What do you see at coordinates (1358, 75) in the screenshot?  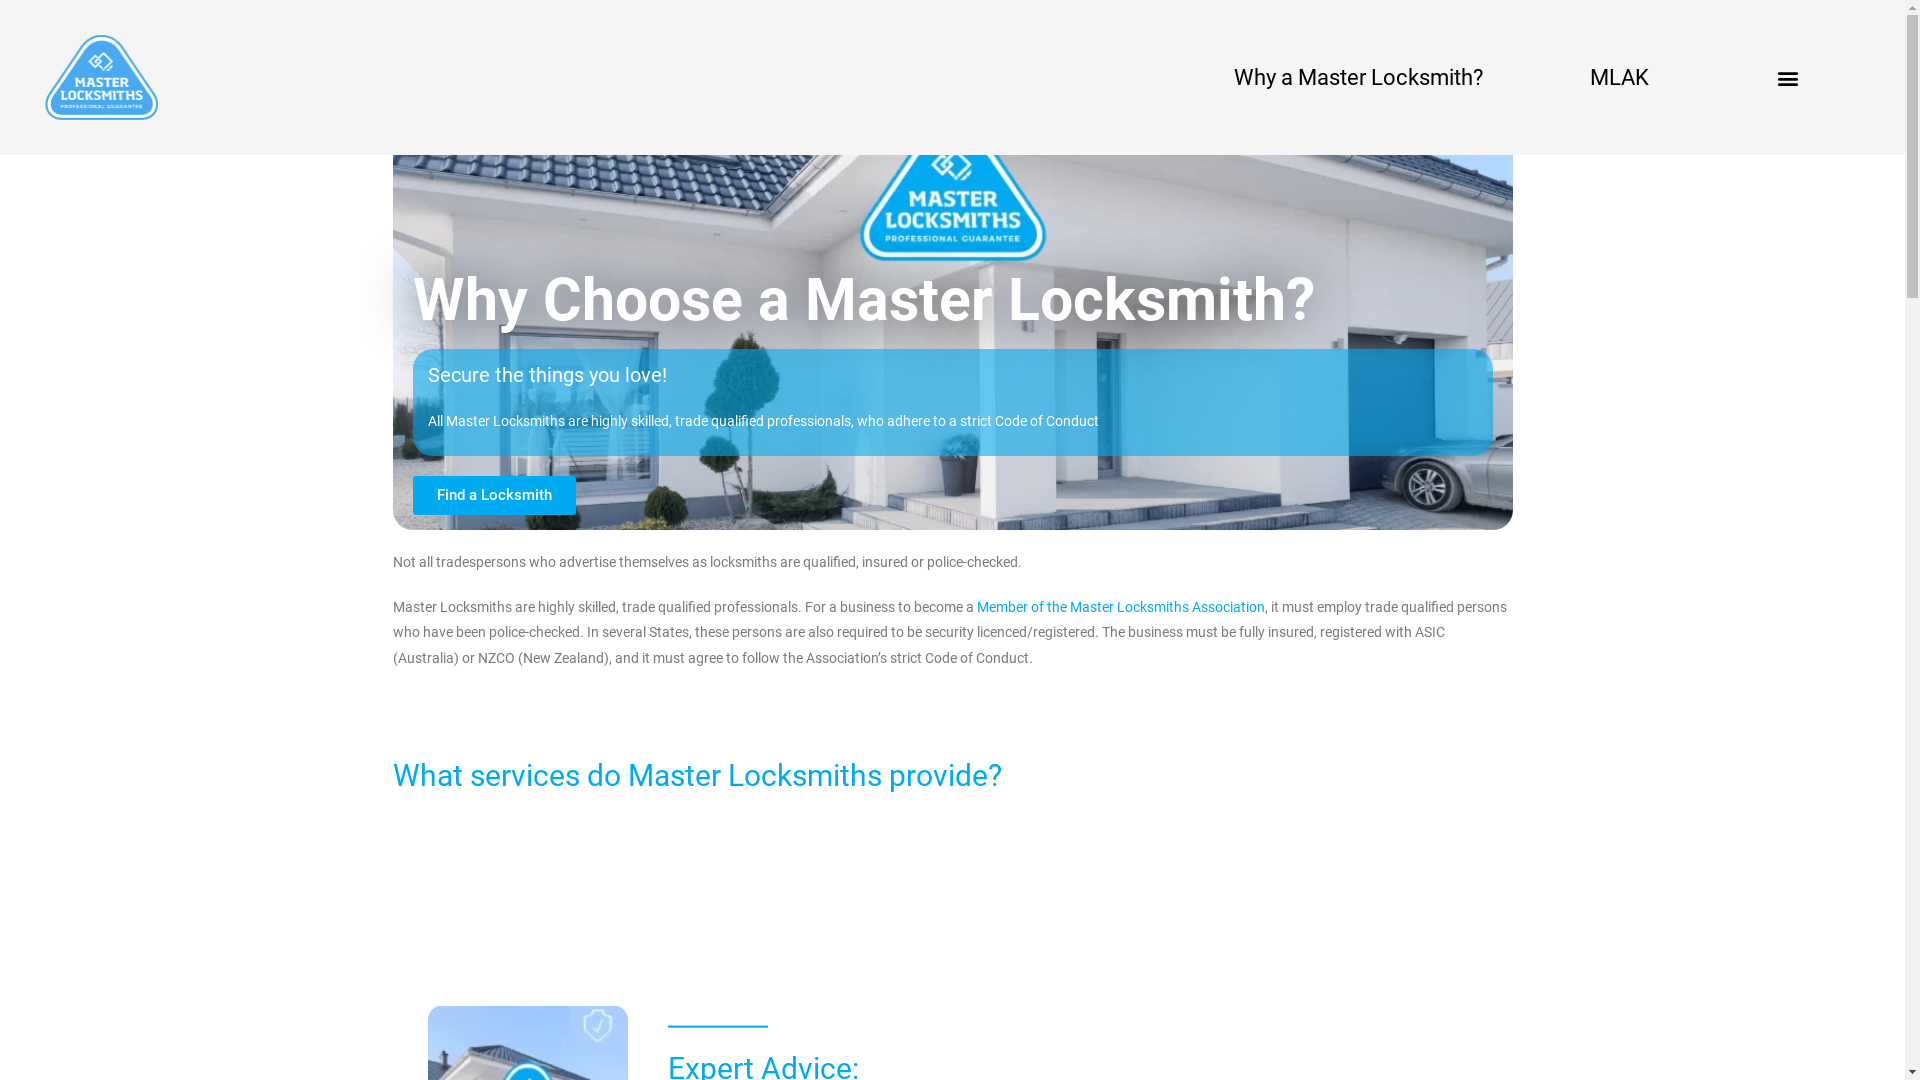 I see `'Why a Master Locksmith?'` at bounding box center [1358, 75].